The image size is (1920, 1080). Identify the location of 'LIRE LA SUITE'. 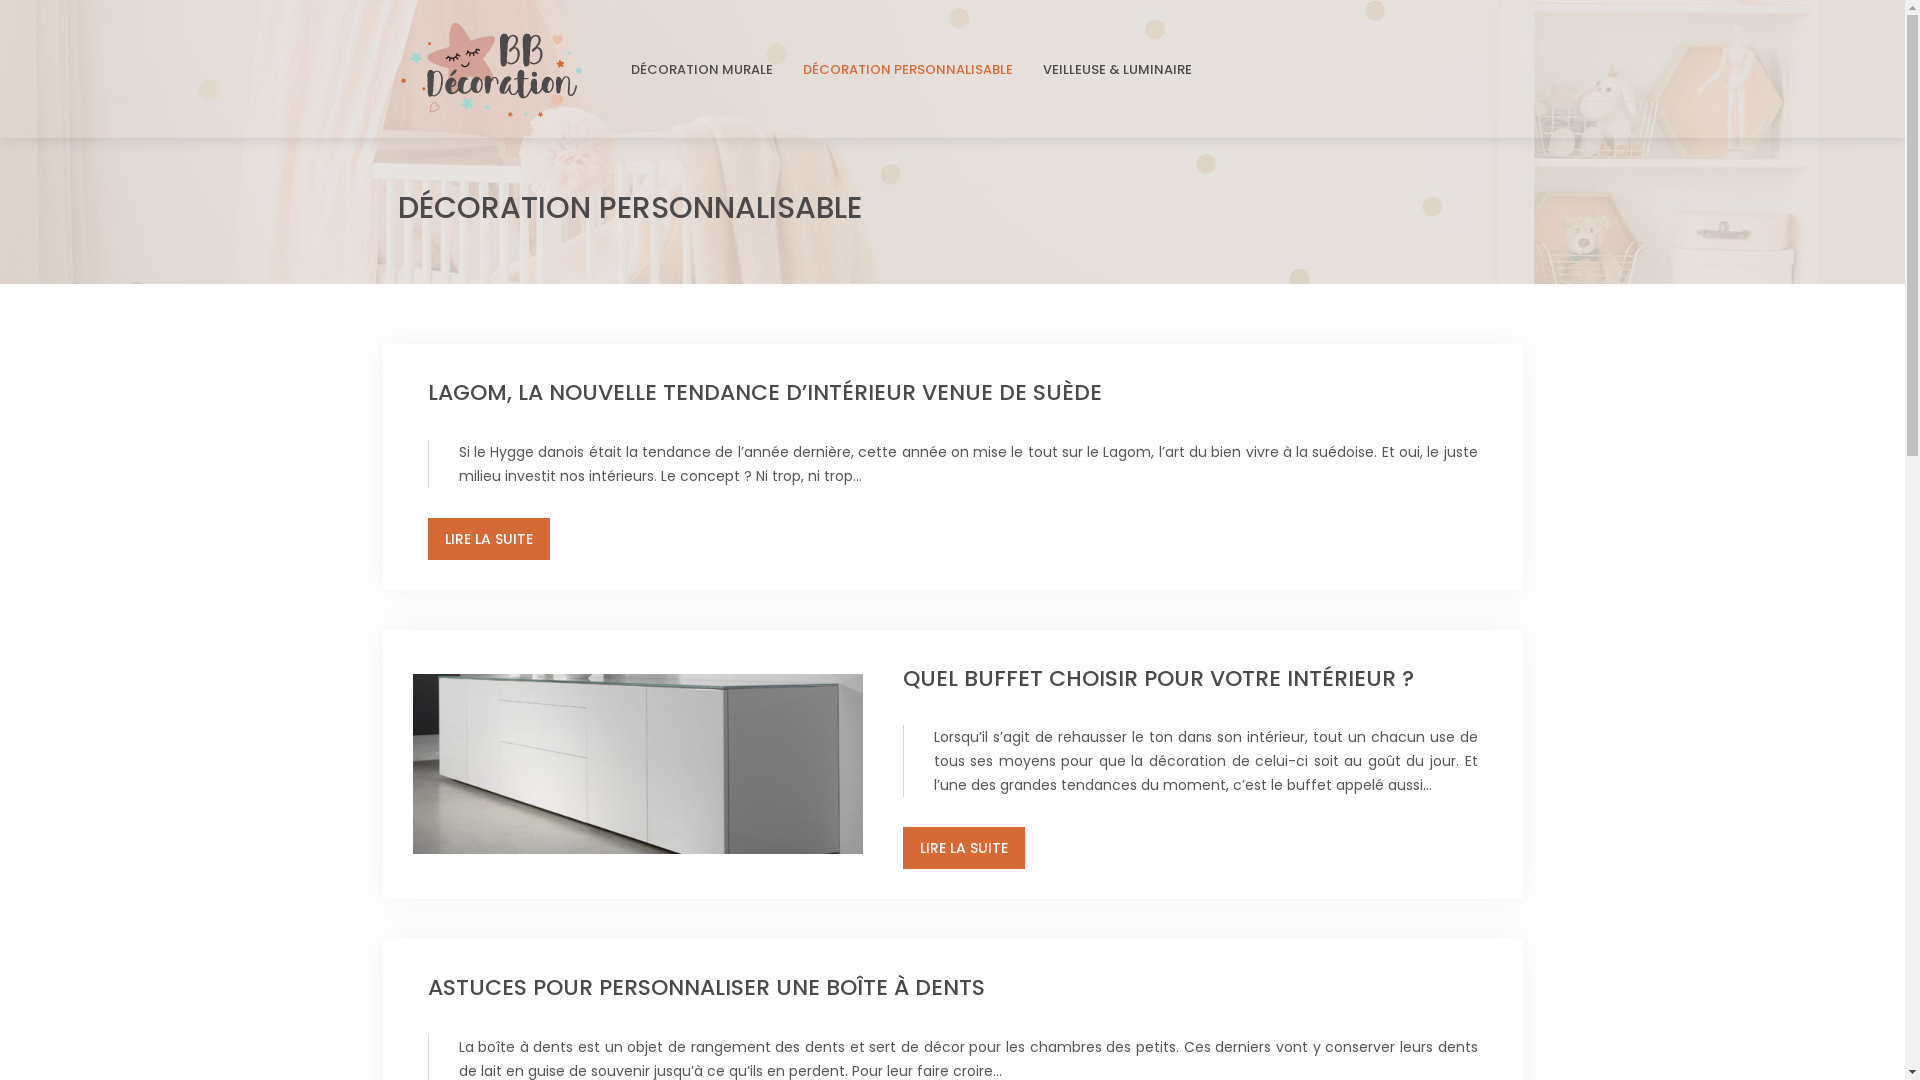
(426, 538).